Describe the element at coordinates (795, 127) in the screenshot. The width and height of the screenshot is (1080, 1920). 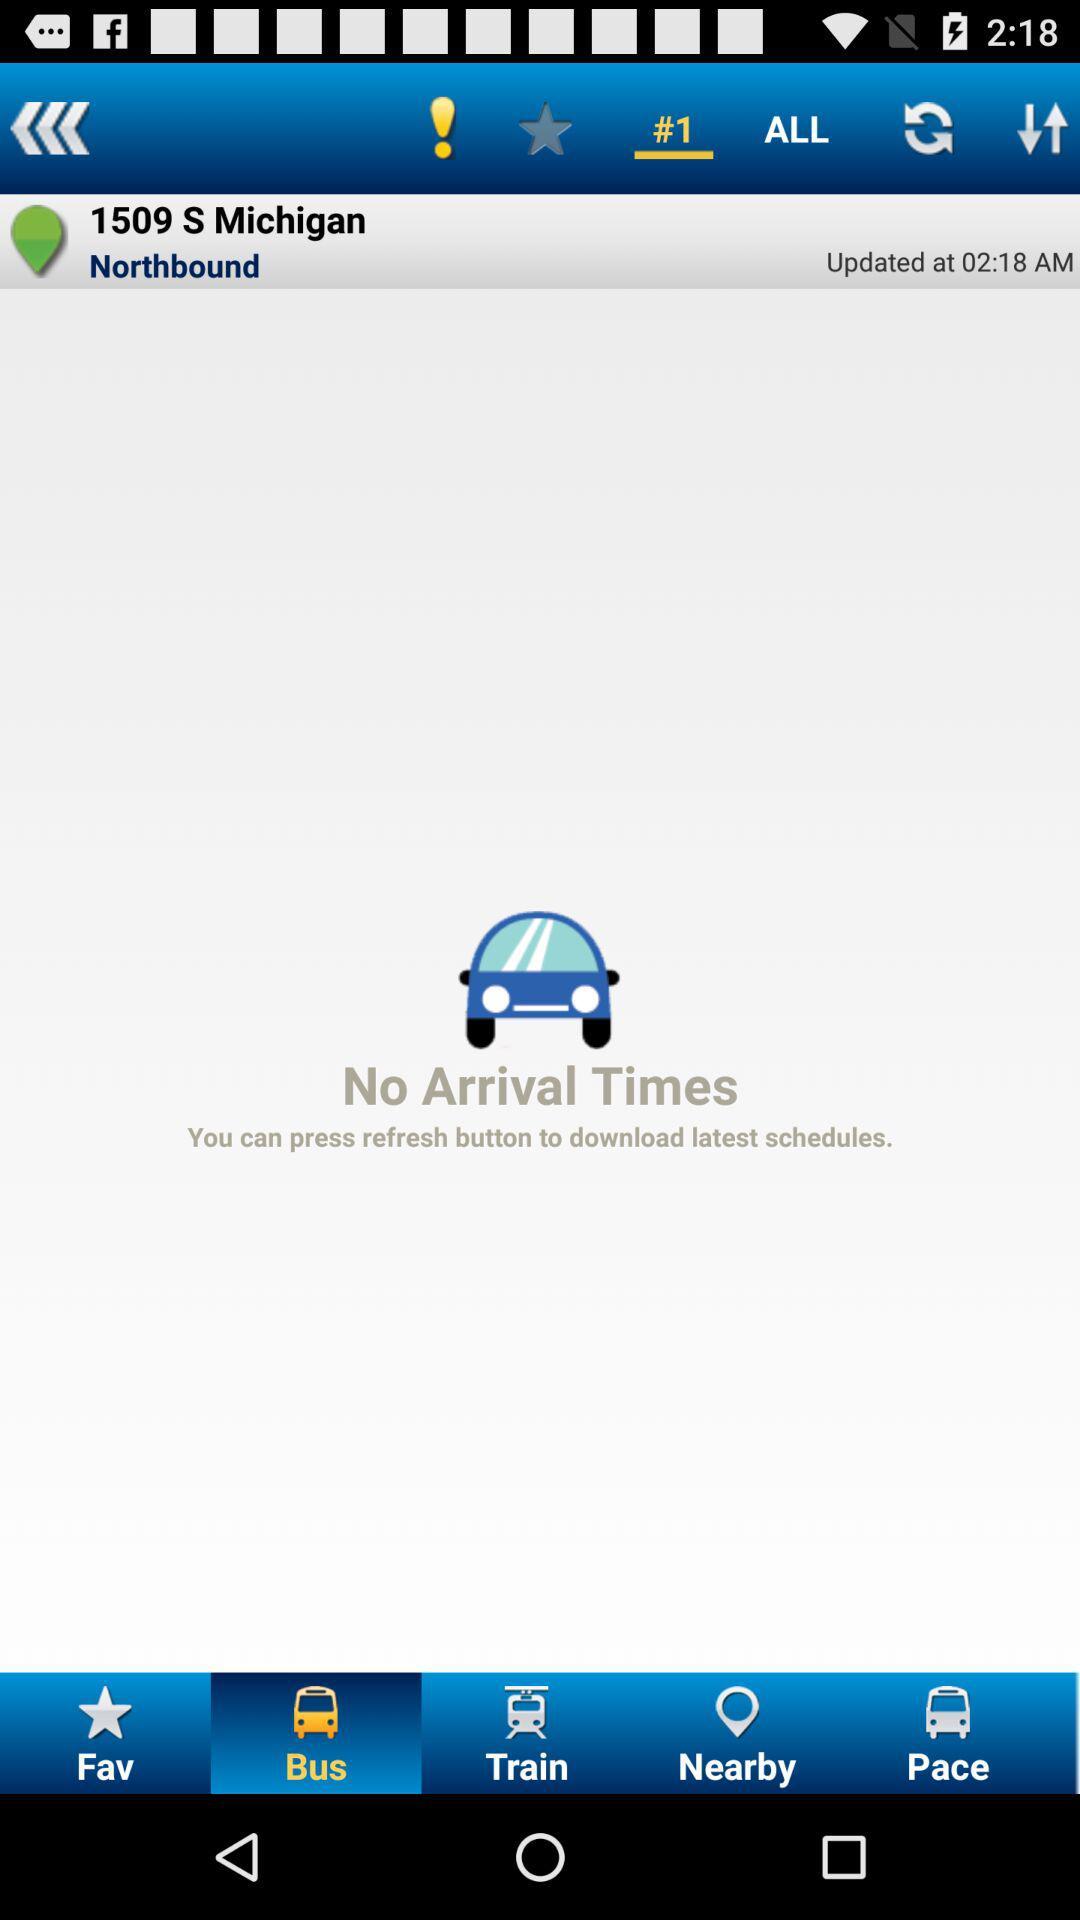
I see `all  button` at that location.